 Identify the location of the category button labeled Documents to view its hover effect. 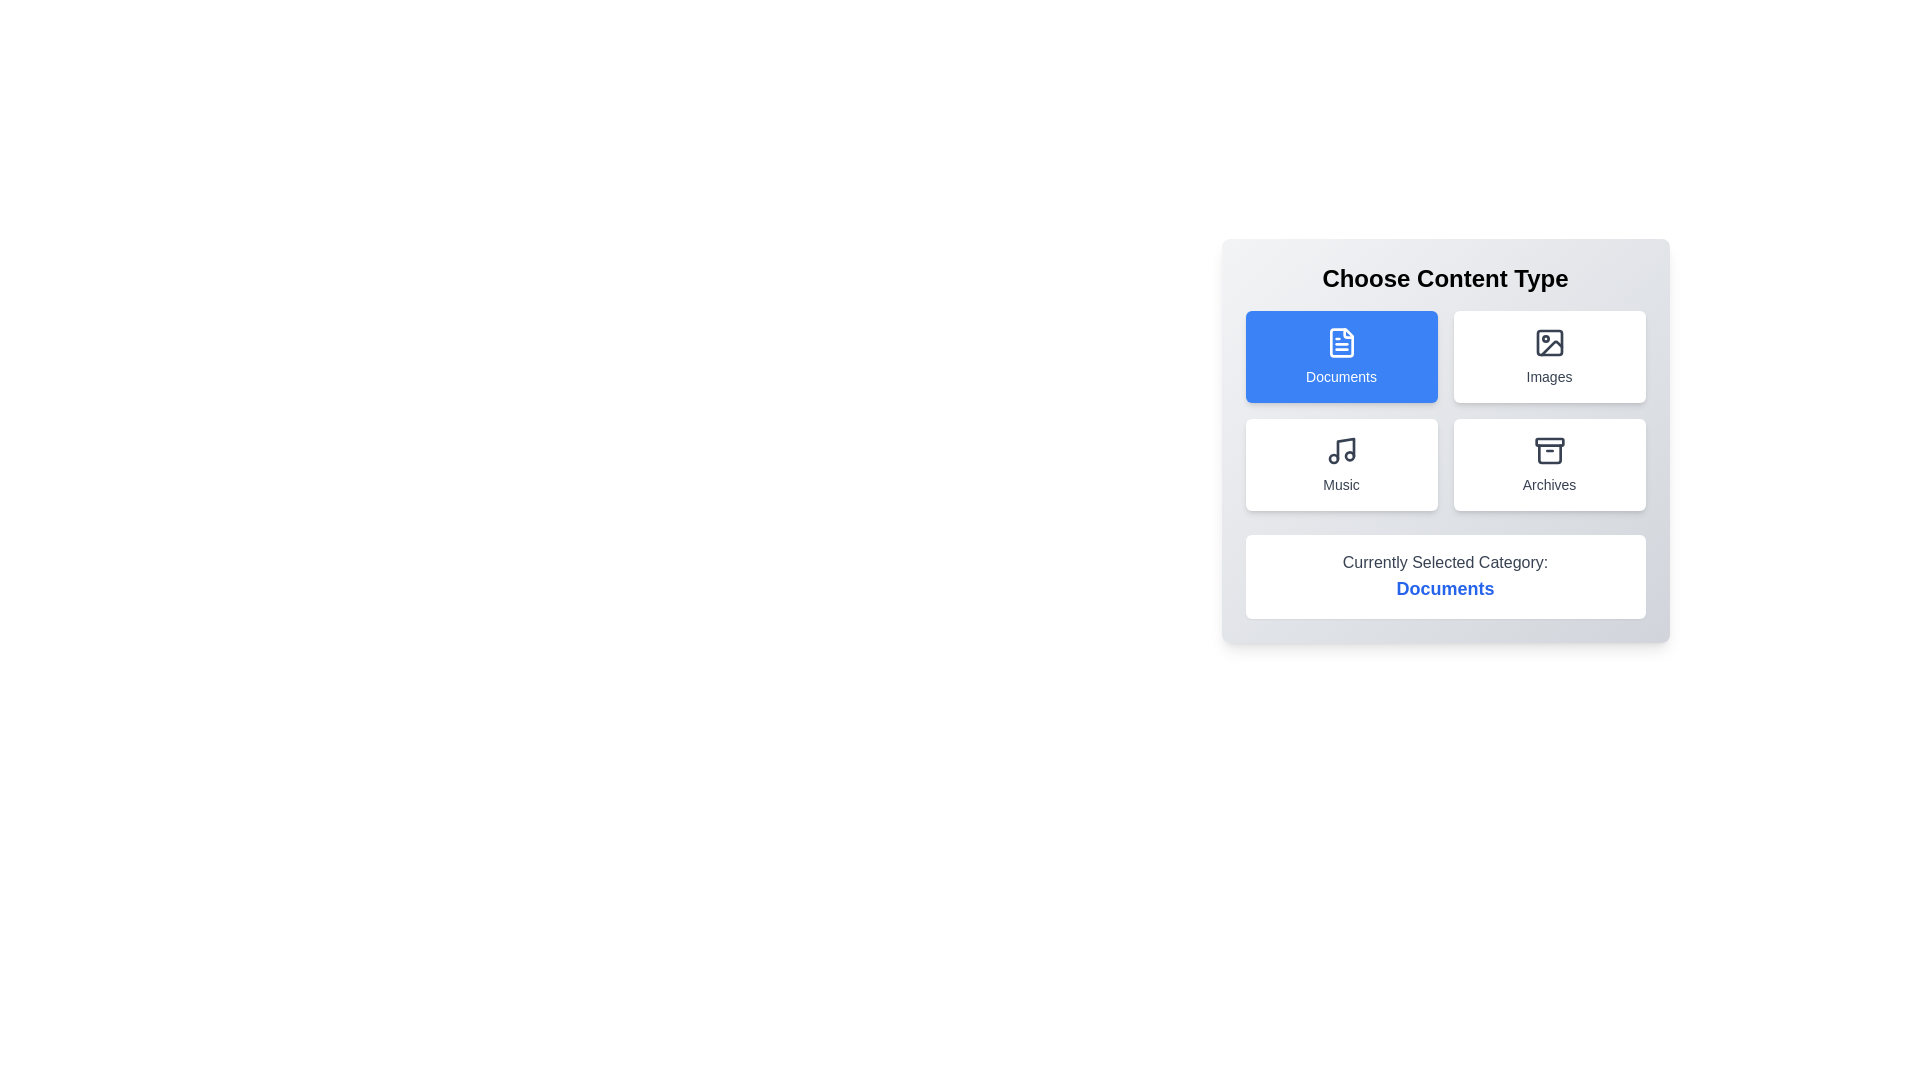
(1341, 356).